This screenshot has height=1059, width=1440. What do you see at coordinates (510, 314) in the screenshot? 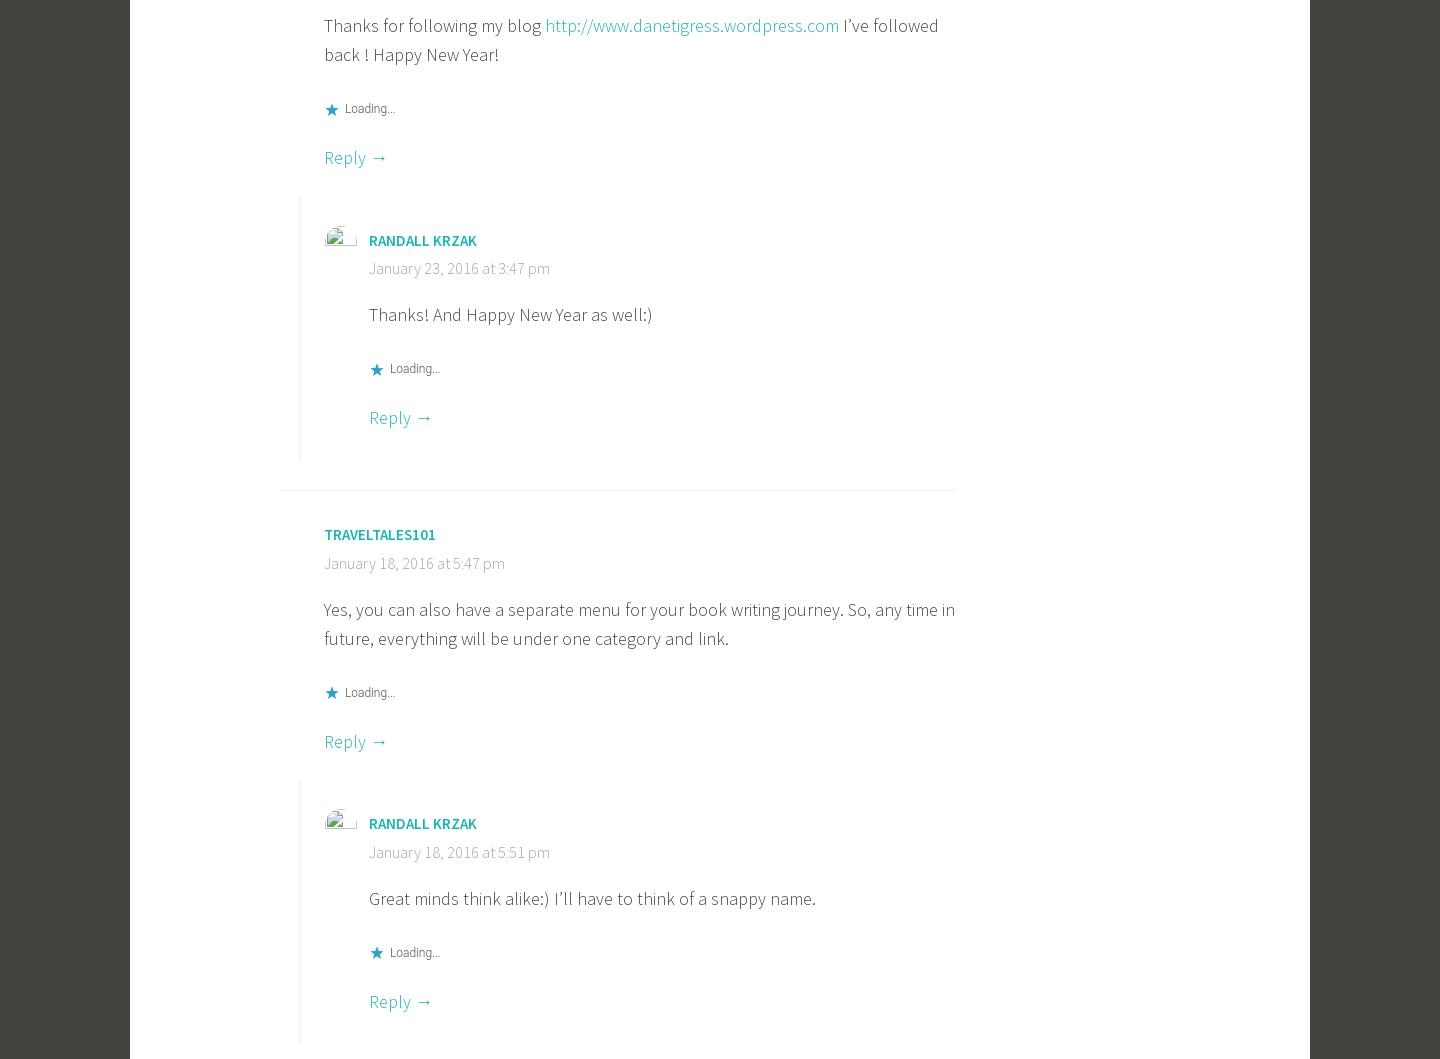
I see `'Thanks! And Happy New Year as well:)'` at bounding box center [510, 314].